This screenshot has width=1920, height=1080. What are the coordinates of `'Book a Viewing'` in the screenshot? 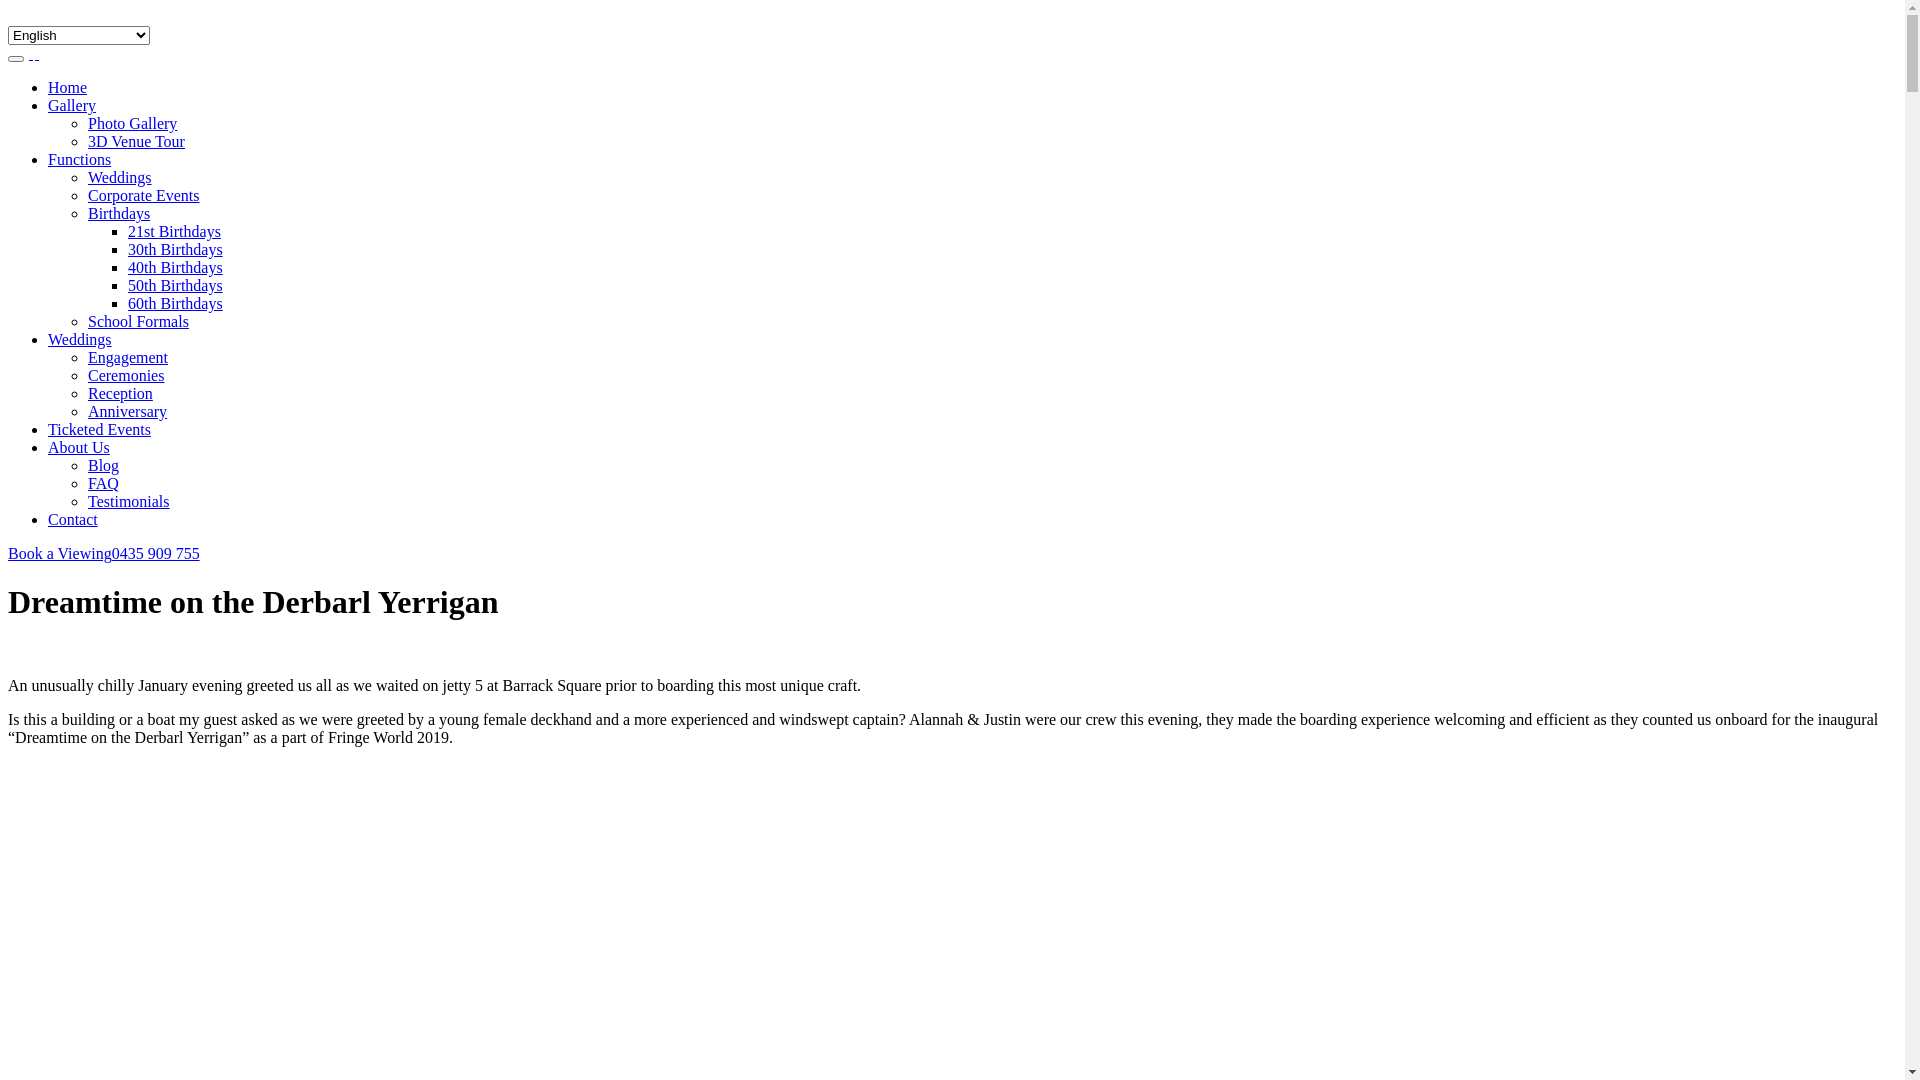 It's located at (59, 553).